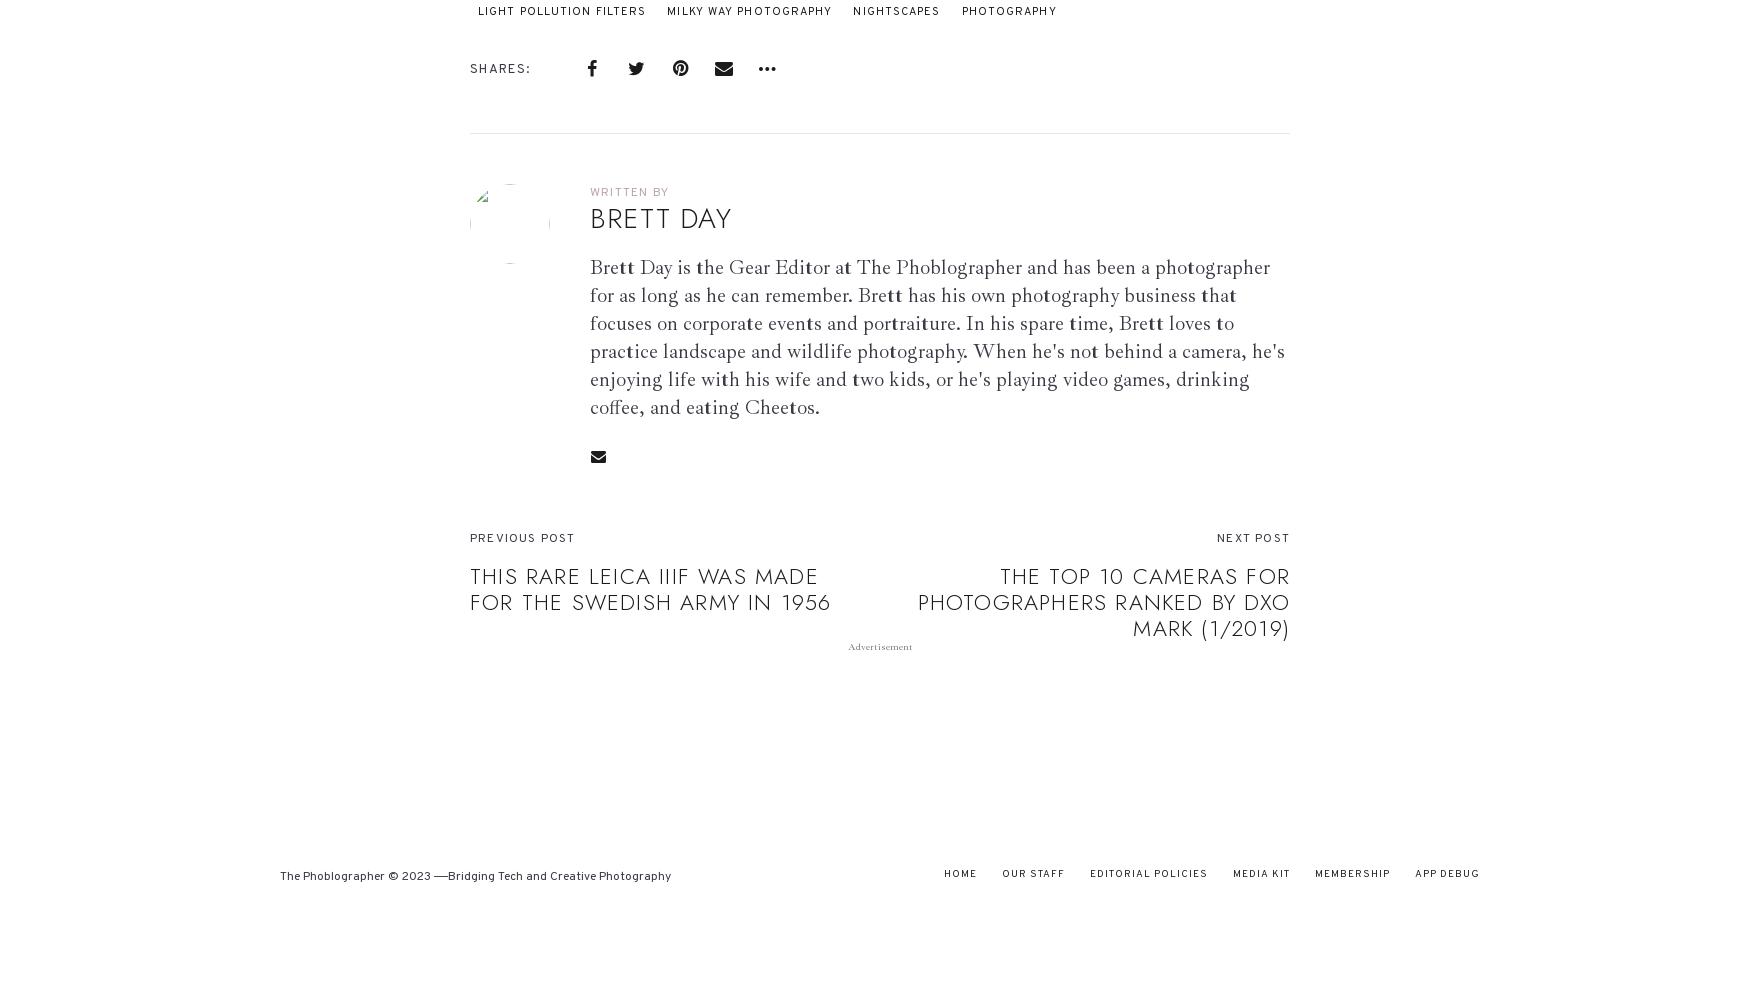  What do you see at coordinates (896, 10) in the screenshot?
I see `'nightscapes'` at bounding box center [896, 10].